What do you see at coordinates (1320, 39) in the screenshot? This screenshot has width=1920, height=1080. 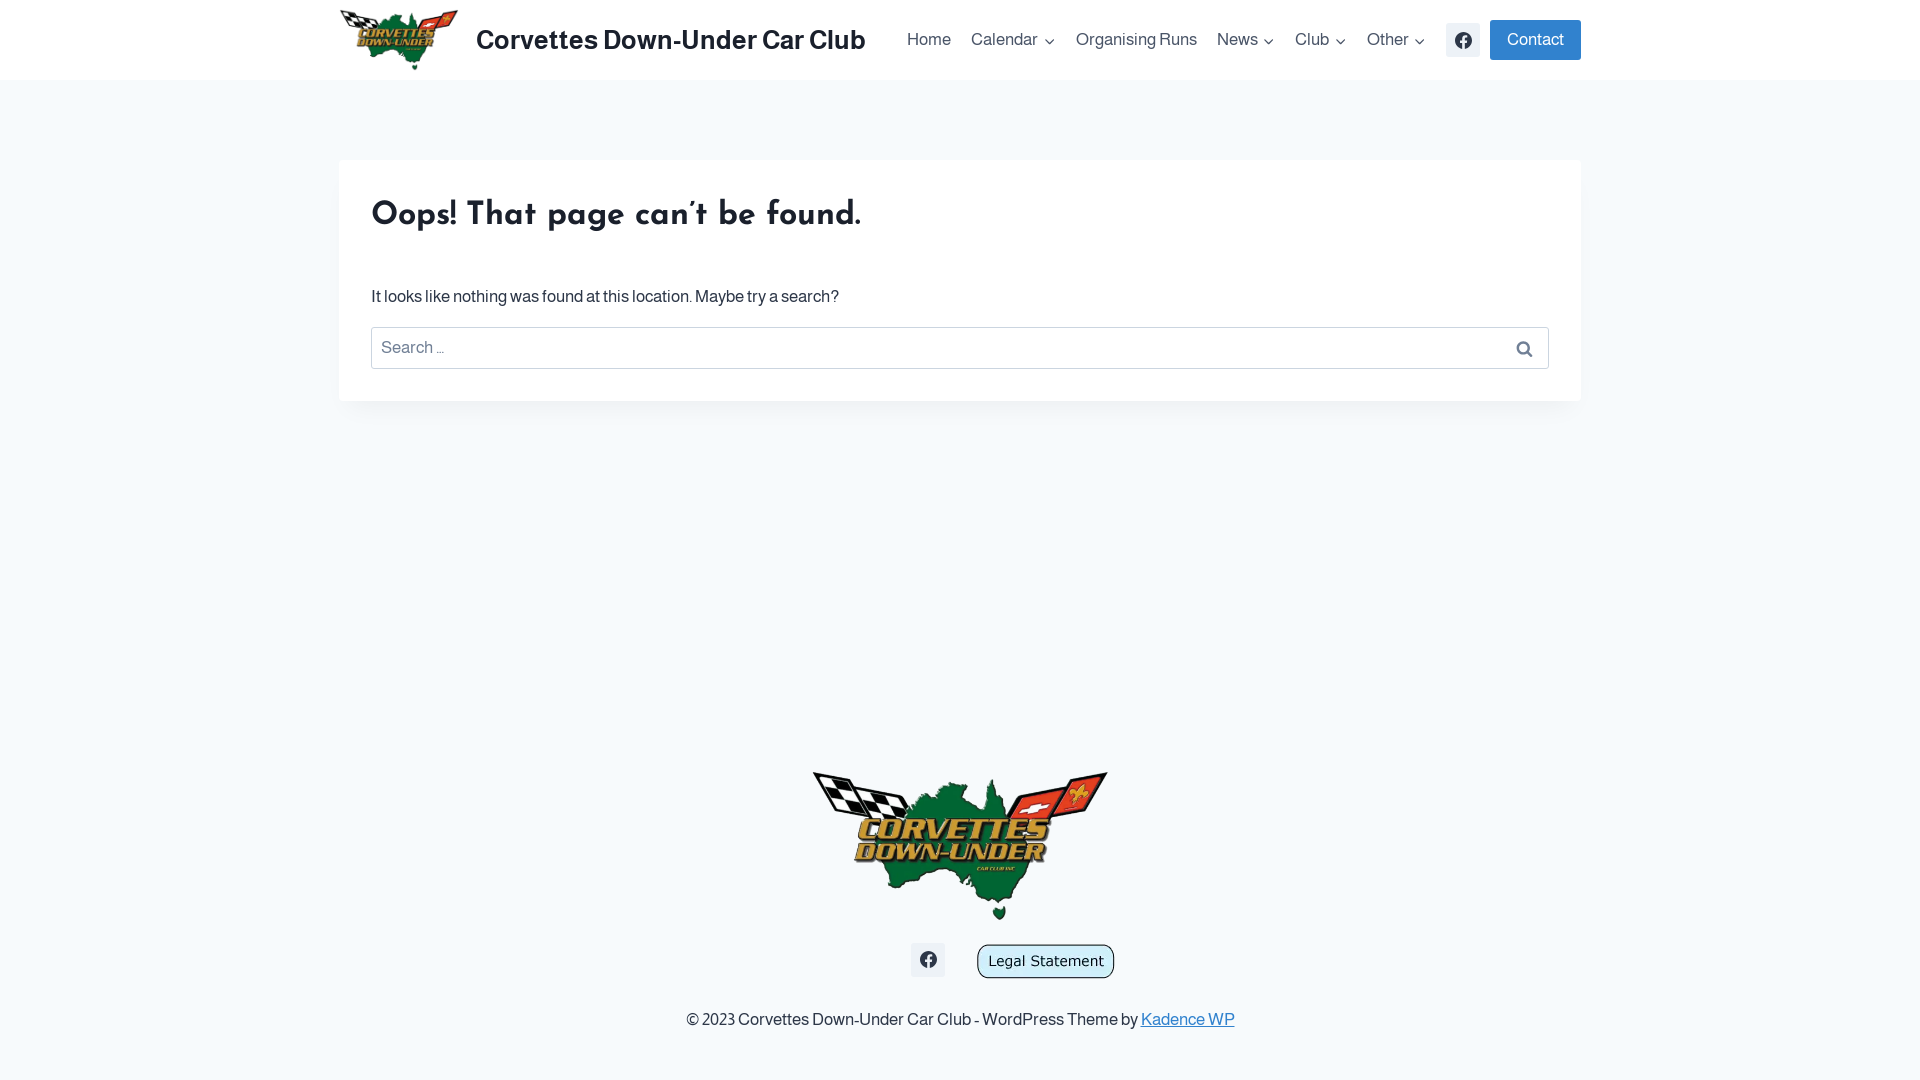 I see `'Club'` at bounding box center [1320, 39].